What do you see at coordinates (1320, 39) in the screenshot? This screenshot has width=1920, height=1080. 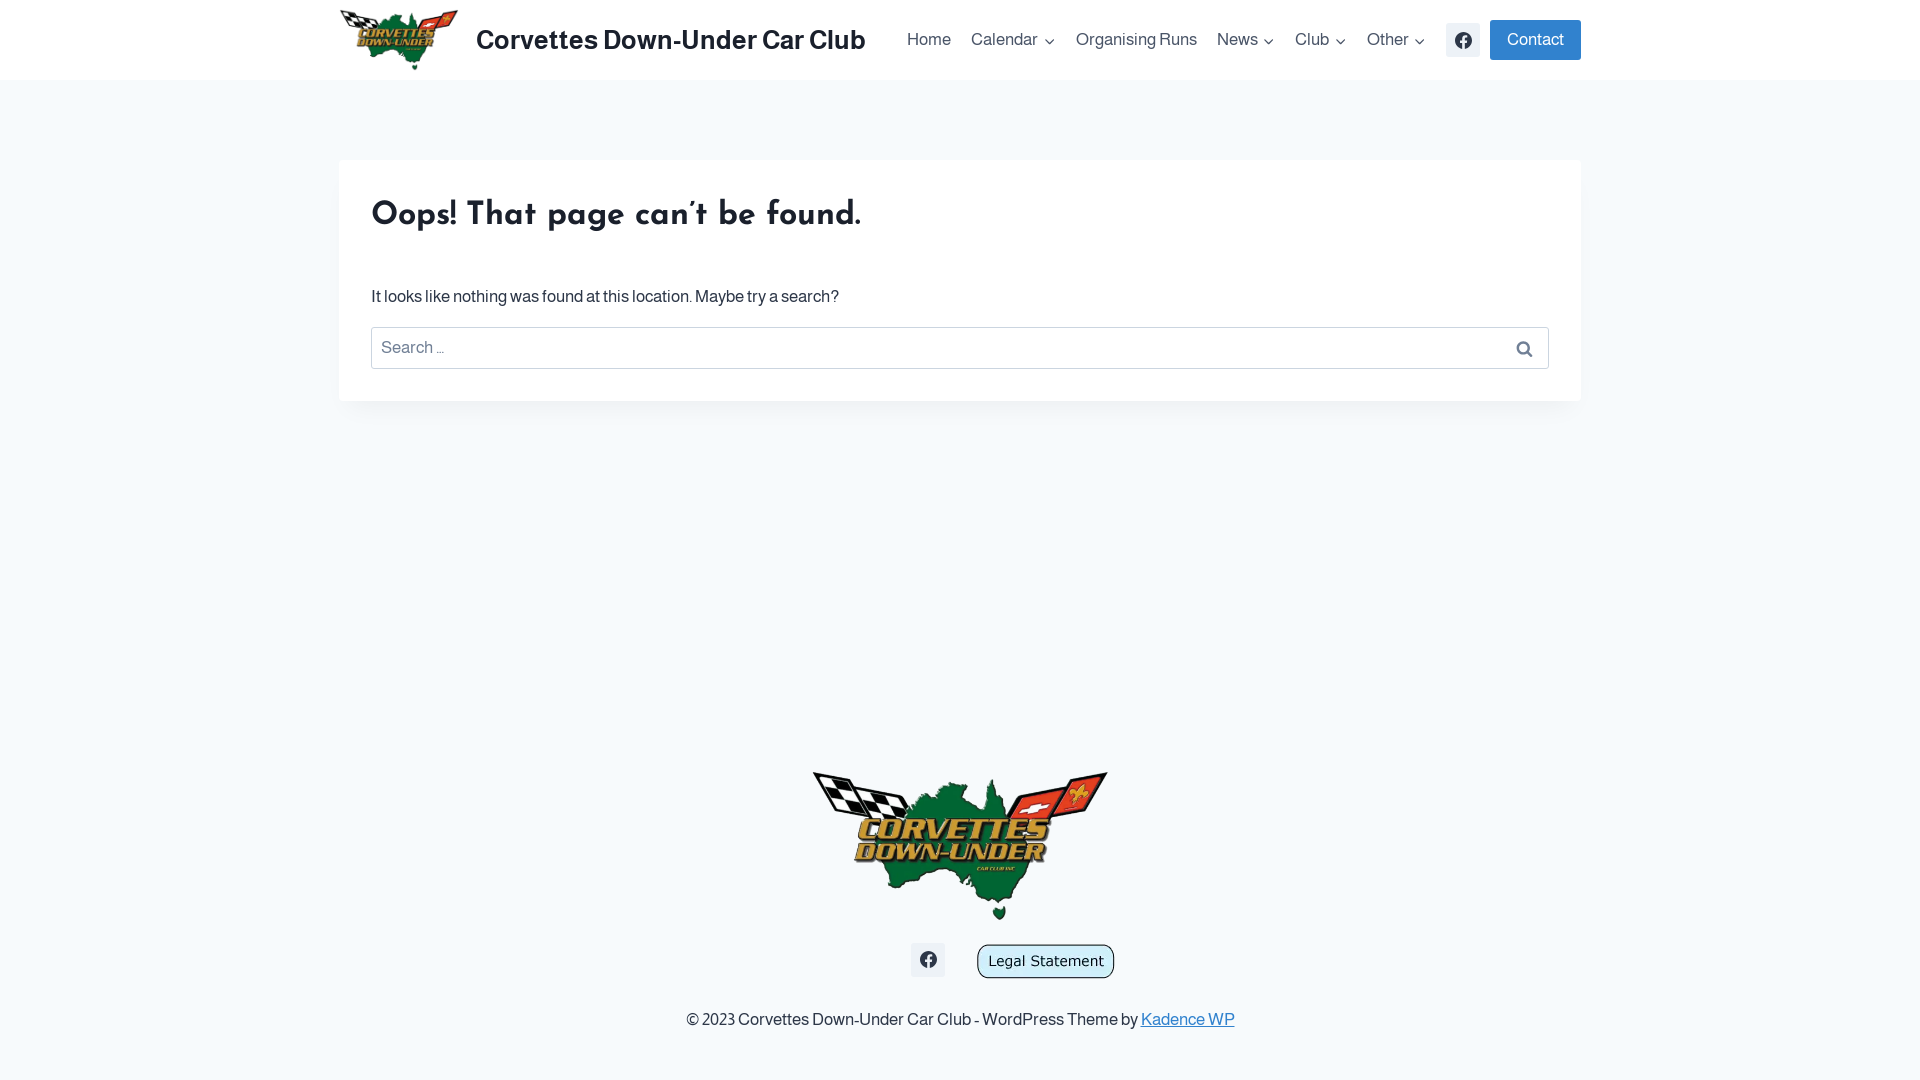 I see `'Club'` at bounding box center [1320, 39].